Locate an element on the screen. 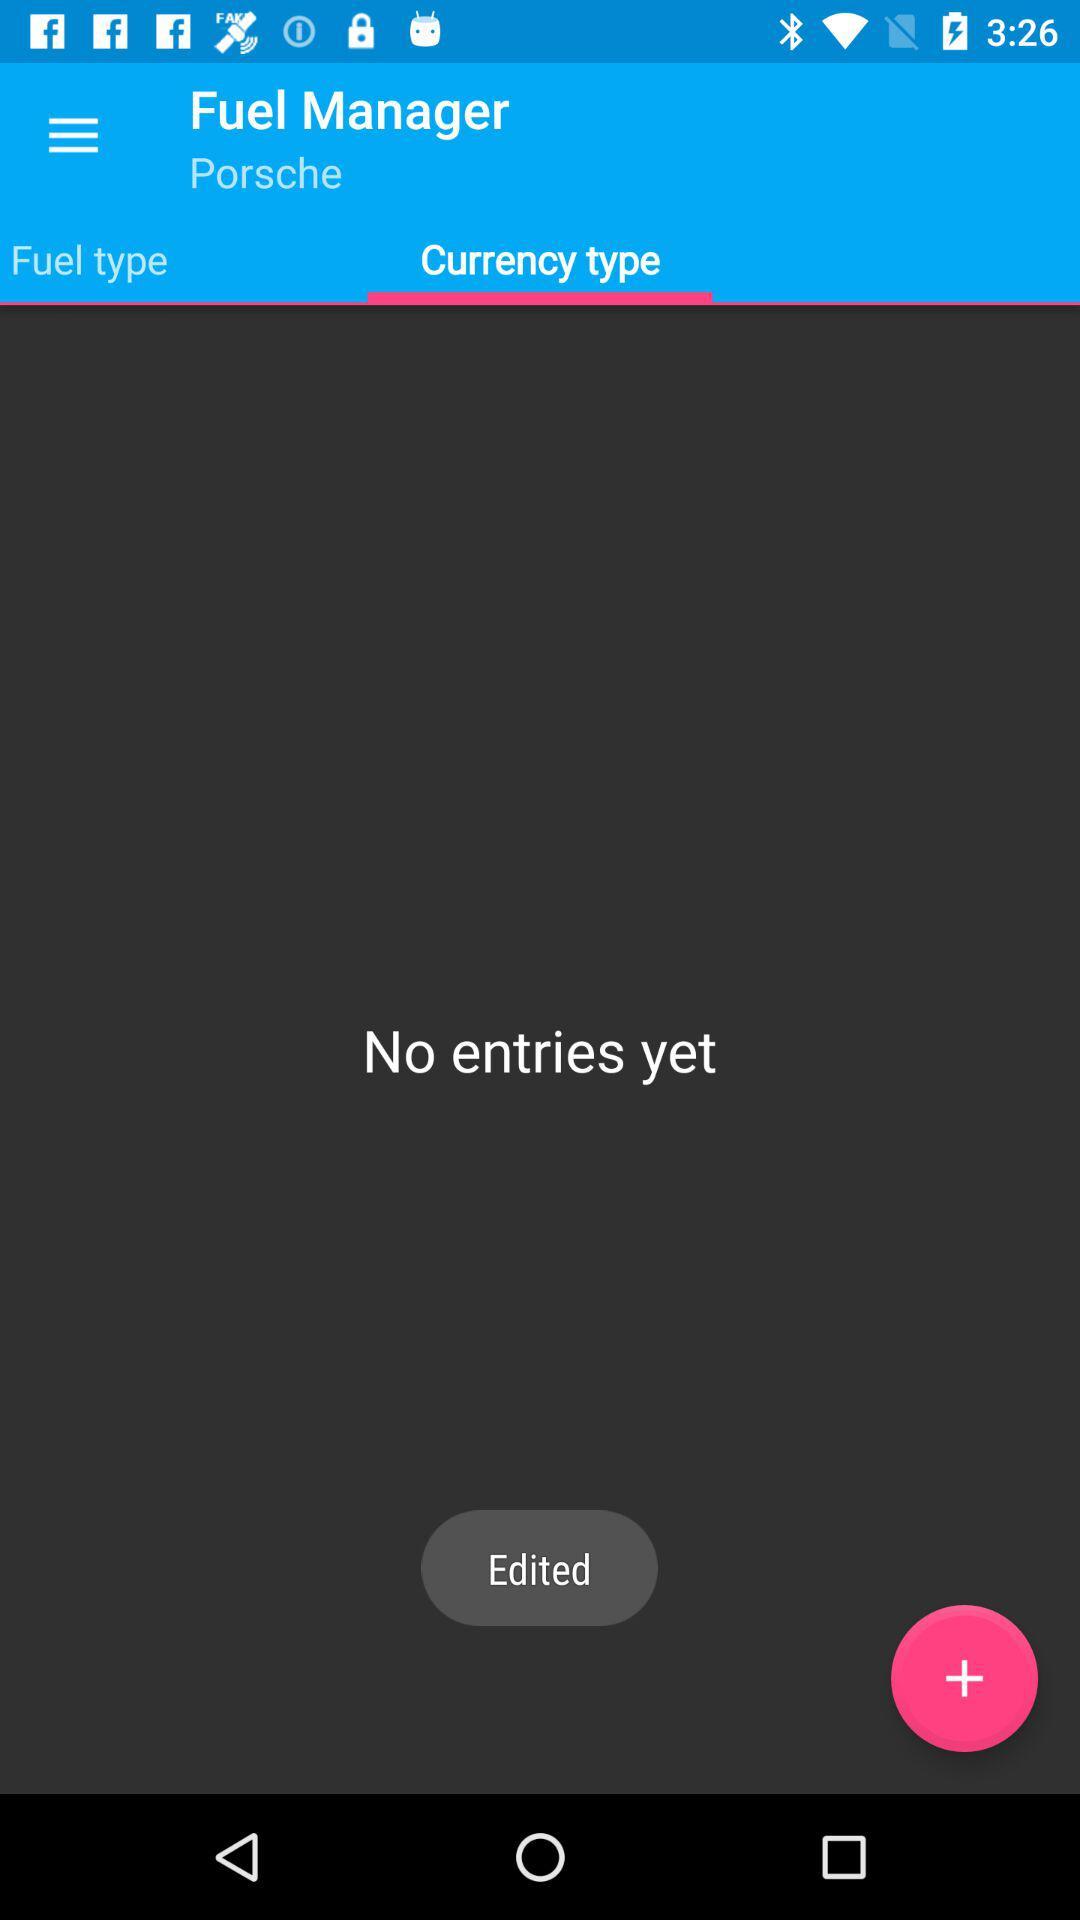  the add icon is located at coordinates (963, 1678).